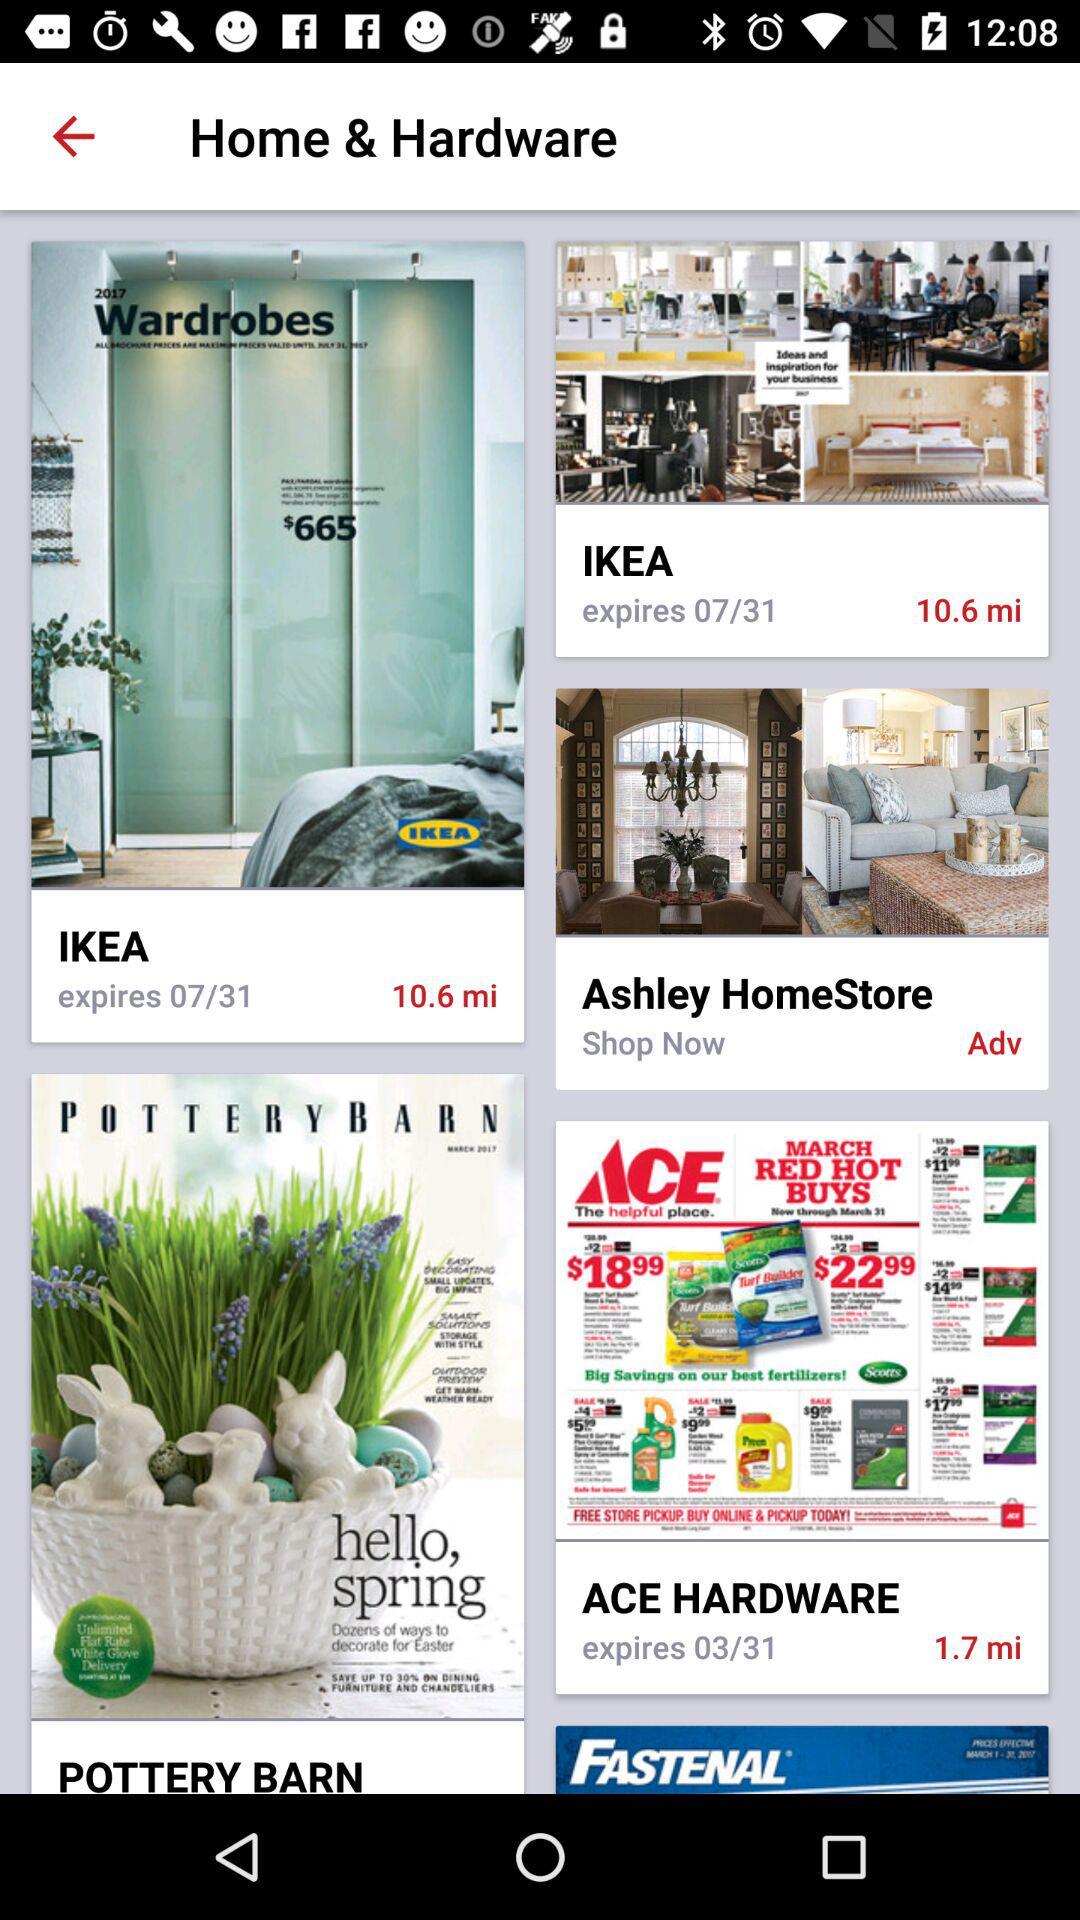 This screenshot has height=1920, width=1080. I want to click on icon below expires 07/31 item, so click(801, 811).